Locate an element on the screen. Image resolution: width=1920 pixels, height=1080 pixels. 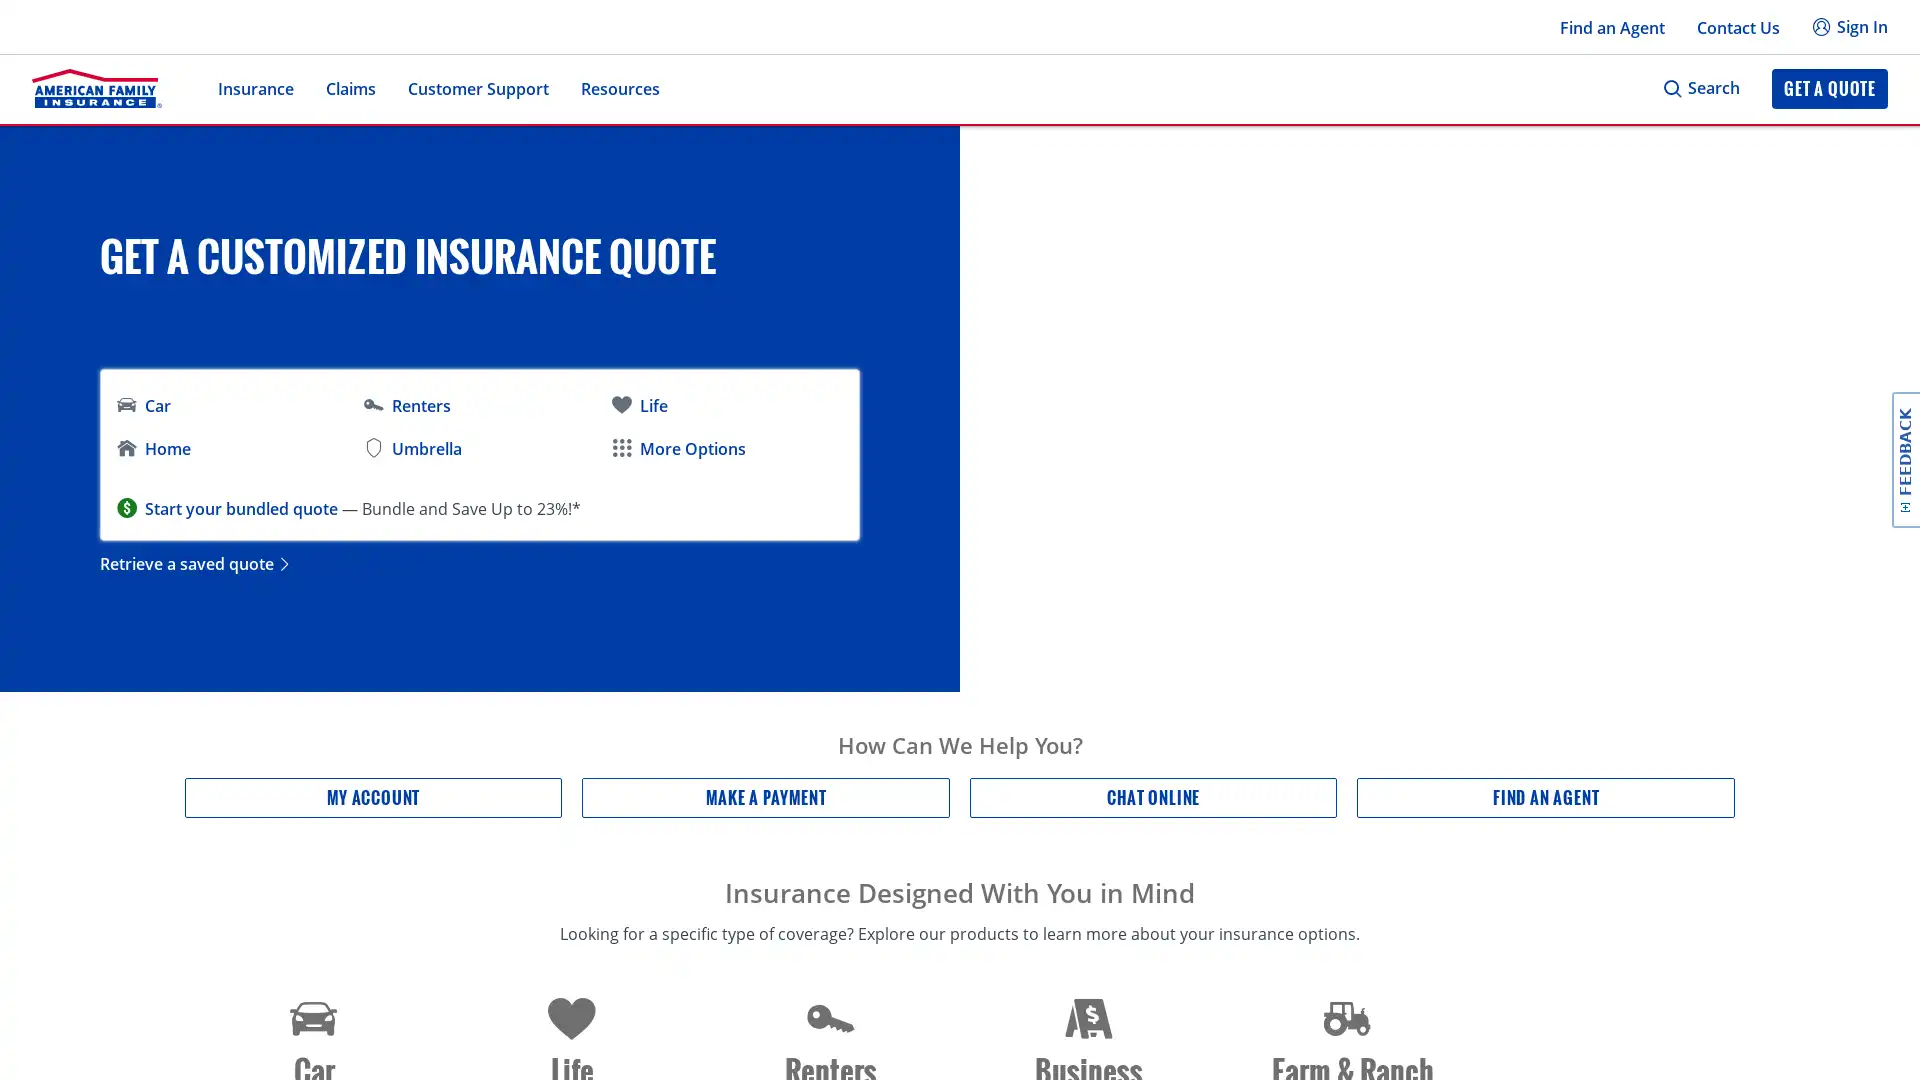
More Options is located at coordinates (677, 448).